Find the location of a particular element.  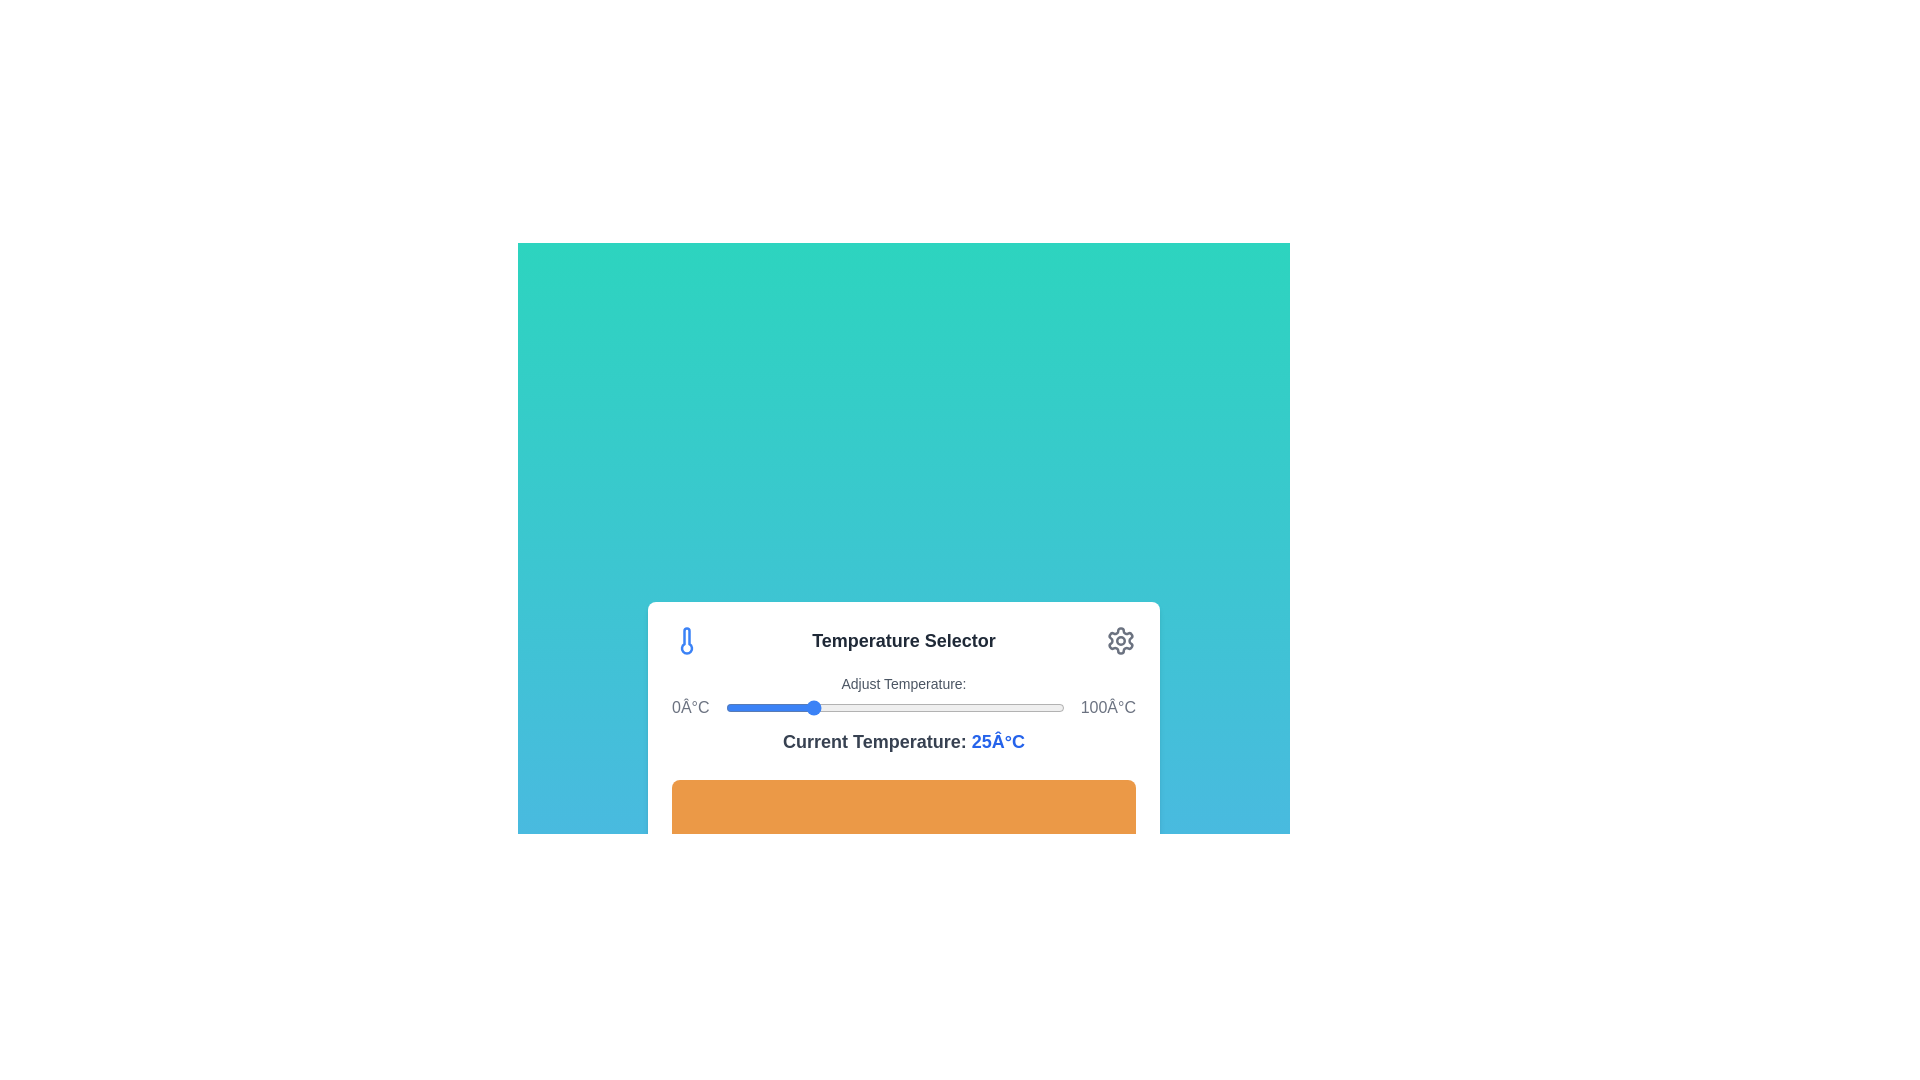

the thermometer icon is located at coordinates (686, 640).